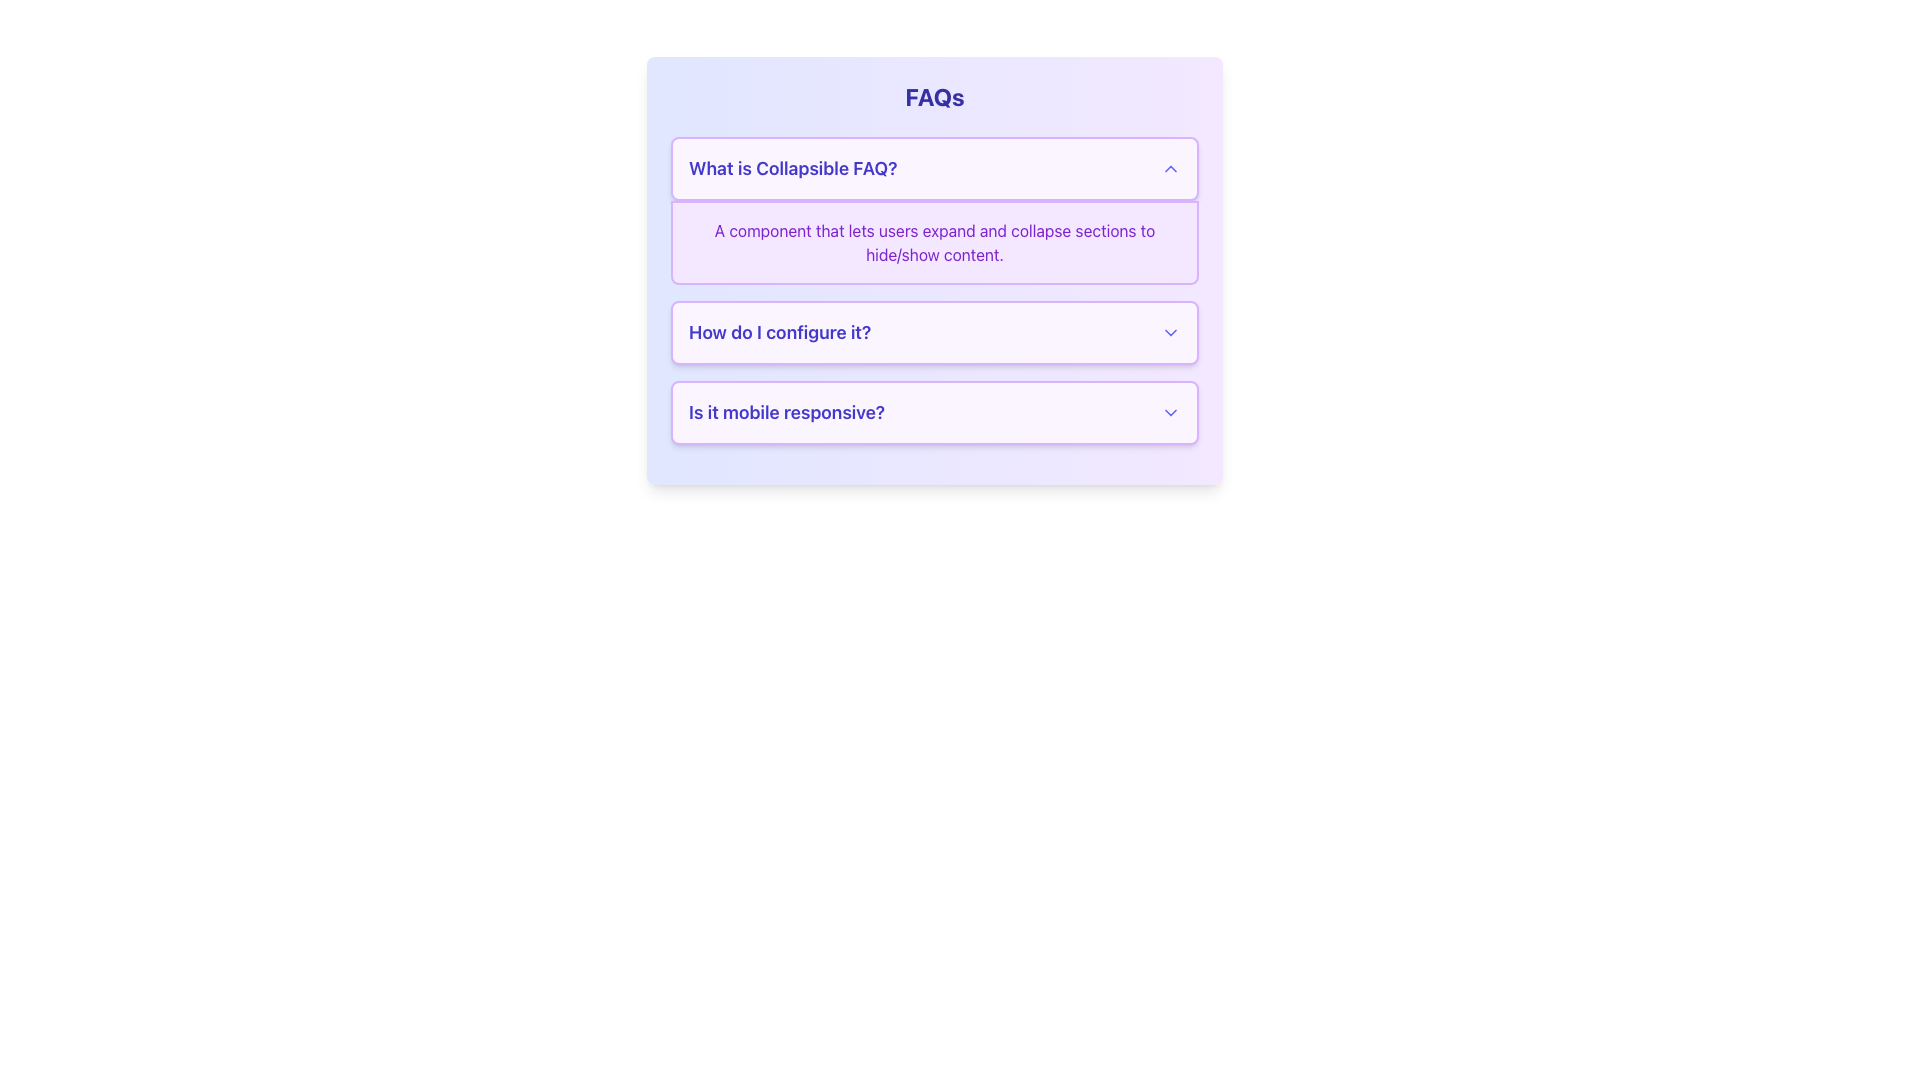 This screenshot has height=1080, width=1920. Describe the element at coordinates (934, 411) in the screenshot. I see `the third collapsible panel in the FAQ section` at that location.